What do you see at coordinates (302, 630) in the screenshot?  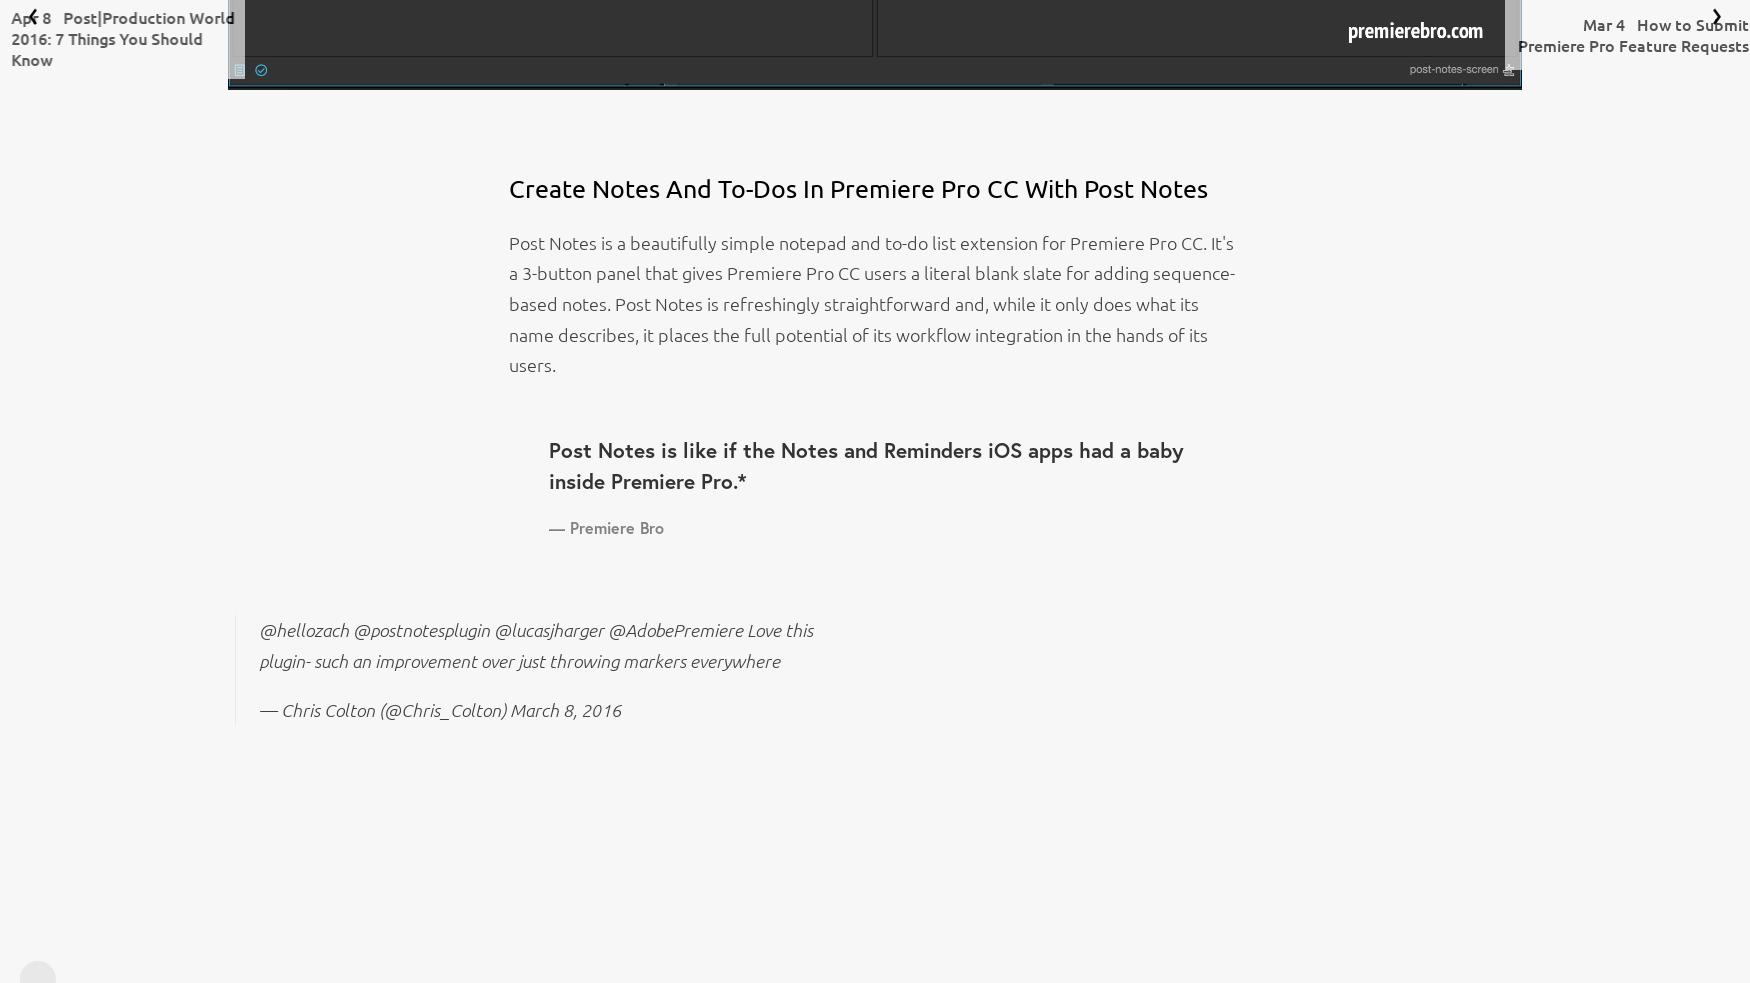 I see `'@hellozach'` at bounding box center [302, 630].